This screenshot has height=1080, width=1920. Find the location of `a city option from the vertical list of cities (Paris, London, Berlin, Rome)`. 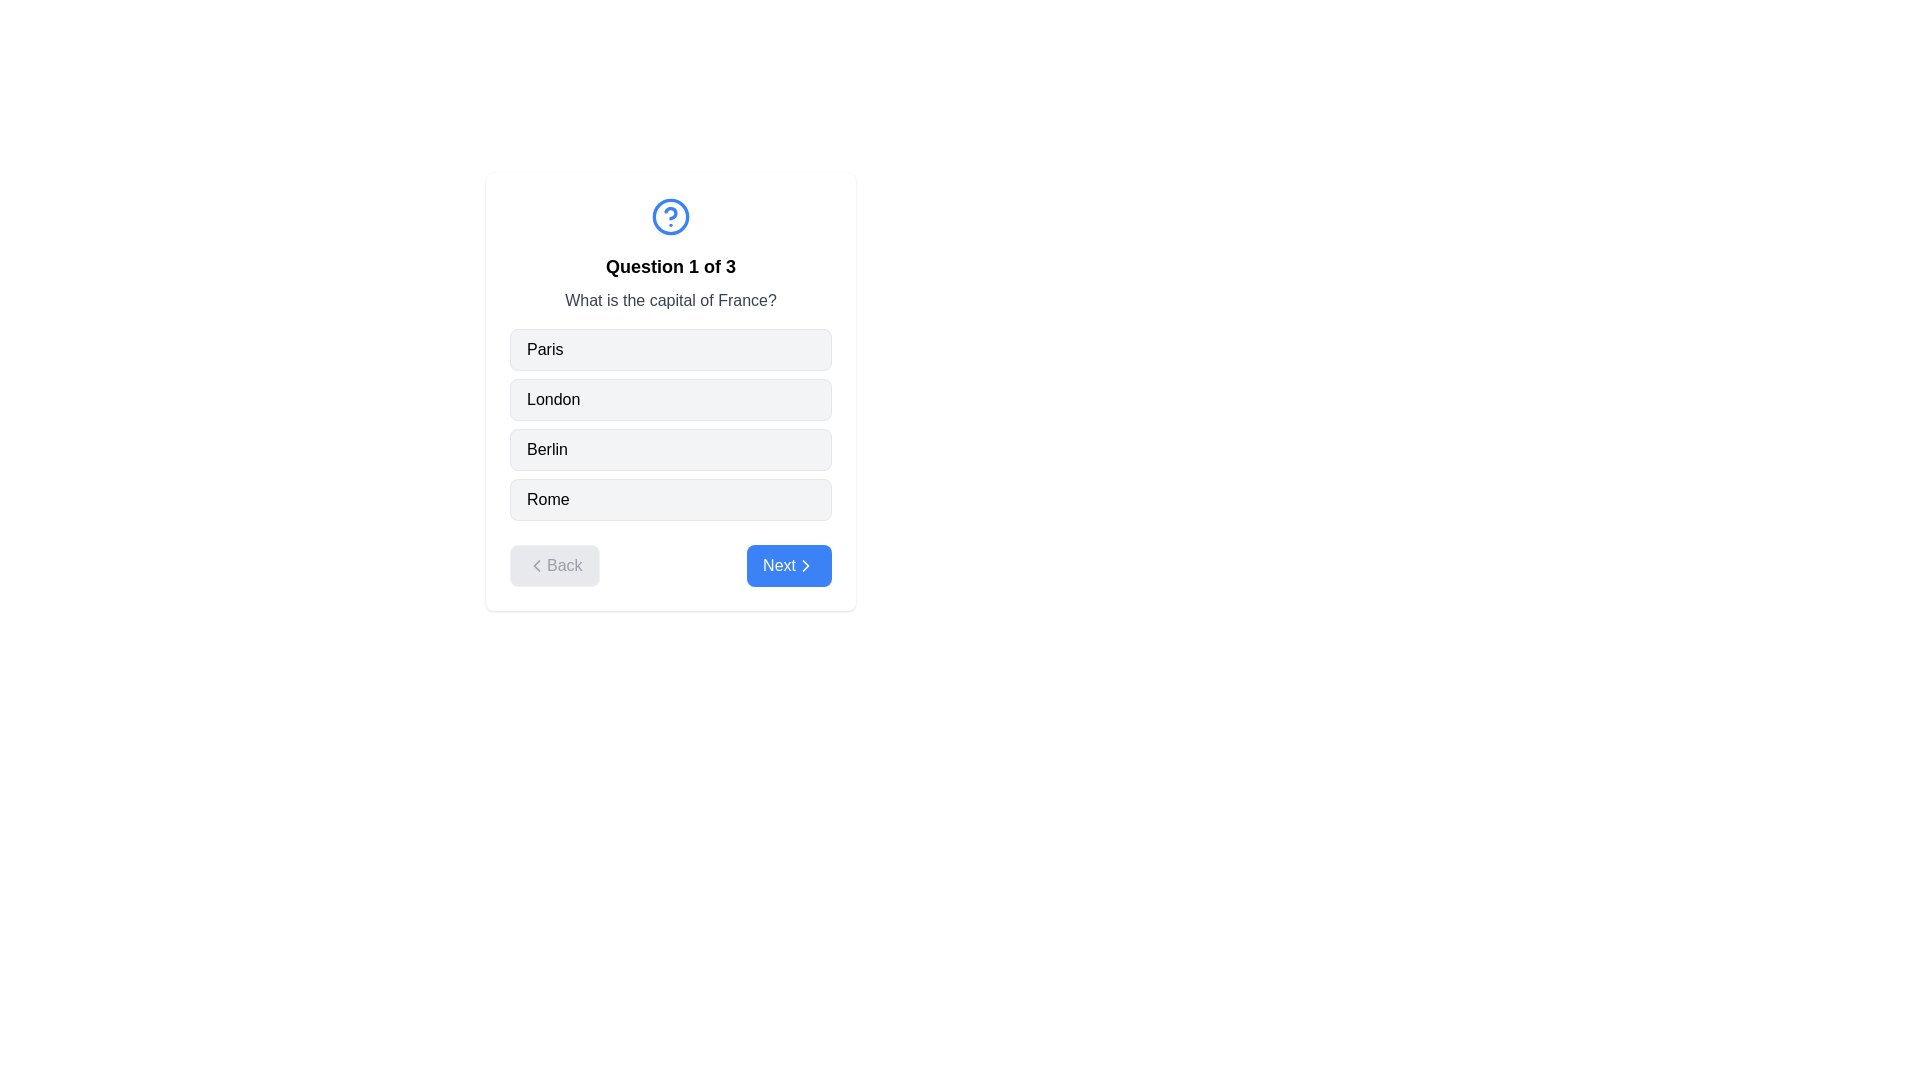

a city option from the vertical list of cities (Paris, London, Berlin, Rome) is located at coordinates (671, 423).